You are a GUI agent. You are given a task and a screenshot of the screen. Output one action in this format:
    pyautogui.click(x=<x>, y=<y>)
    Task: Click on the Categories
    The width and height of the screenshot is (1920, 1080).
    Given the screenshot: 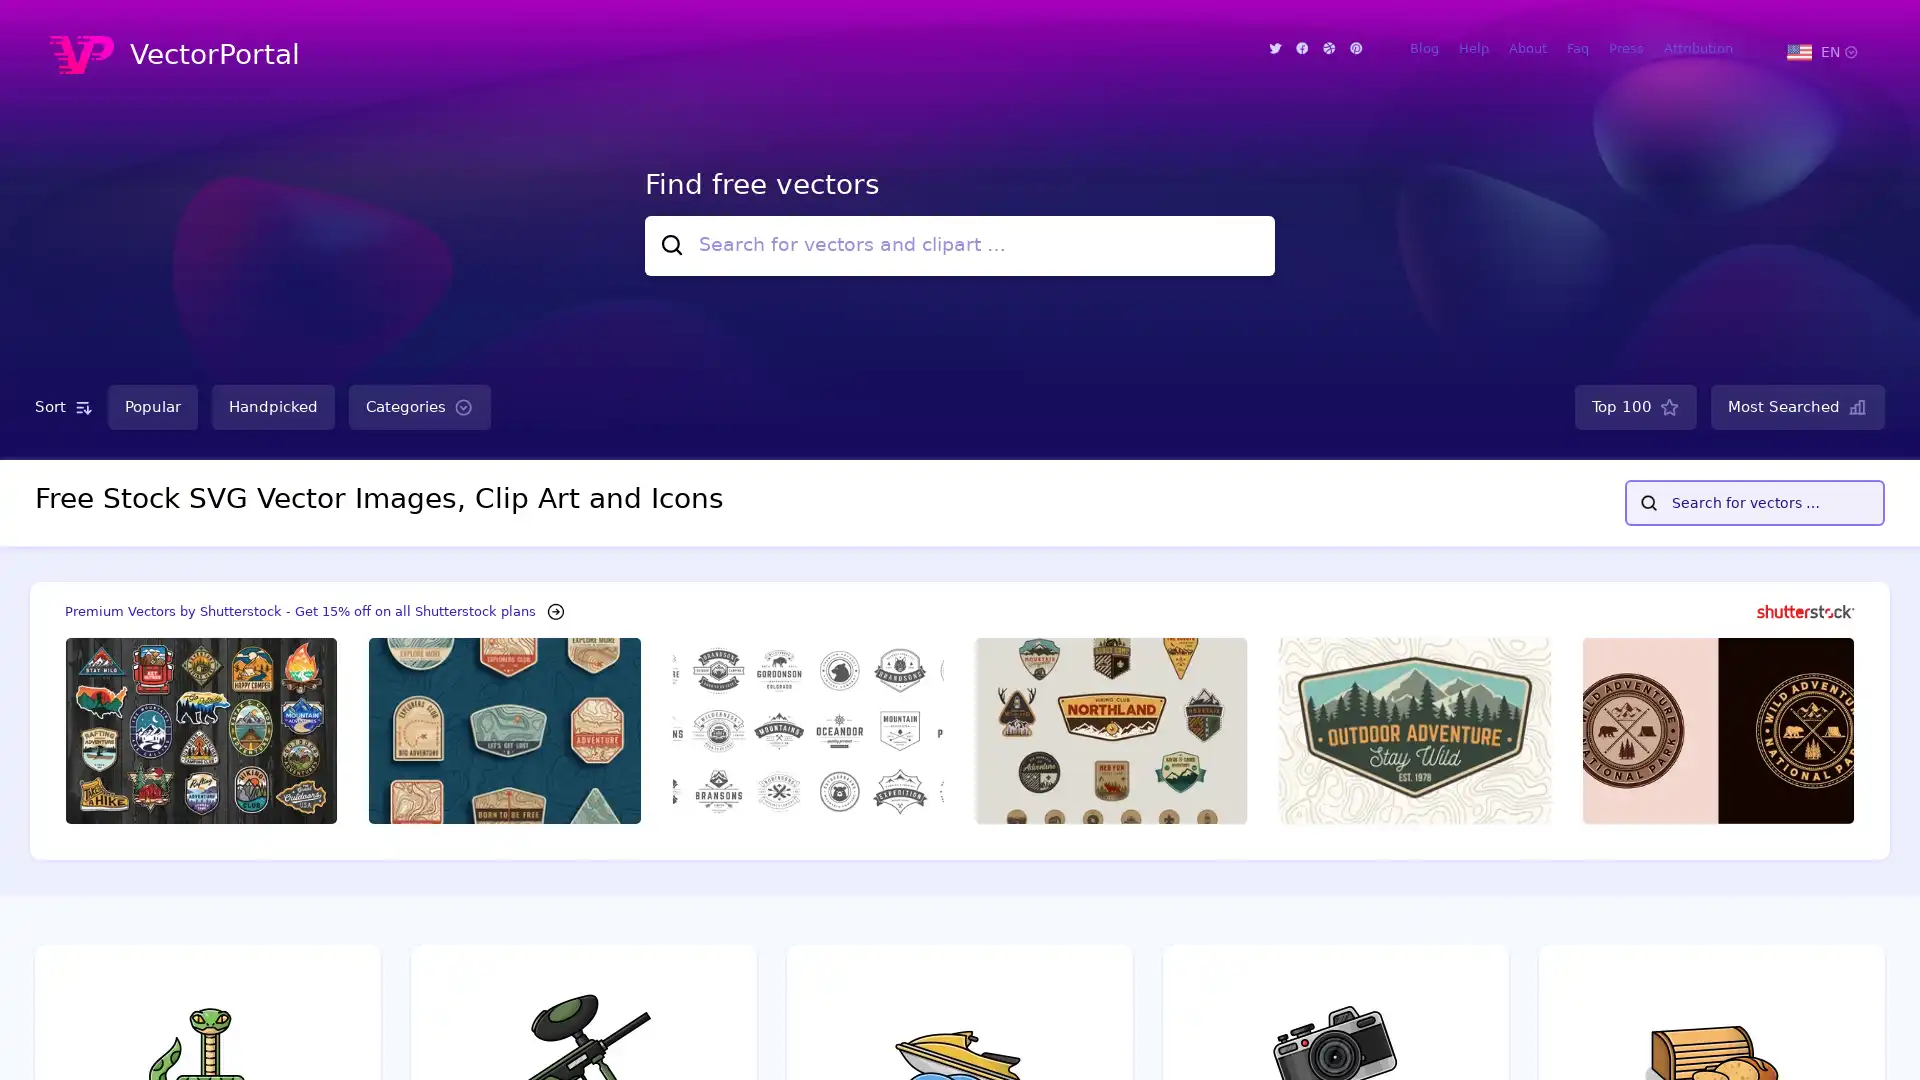 What is the action you would take?
    pyautogui.click(x=419, y=406)
    